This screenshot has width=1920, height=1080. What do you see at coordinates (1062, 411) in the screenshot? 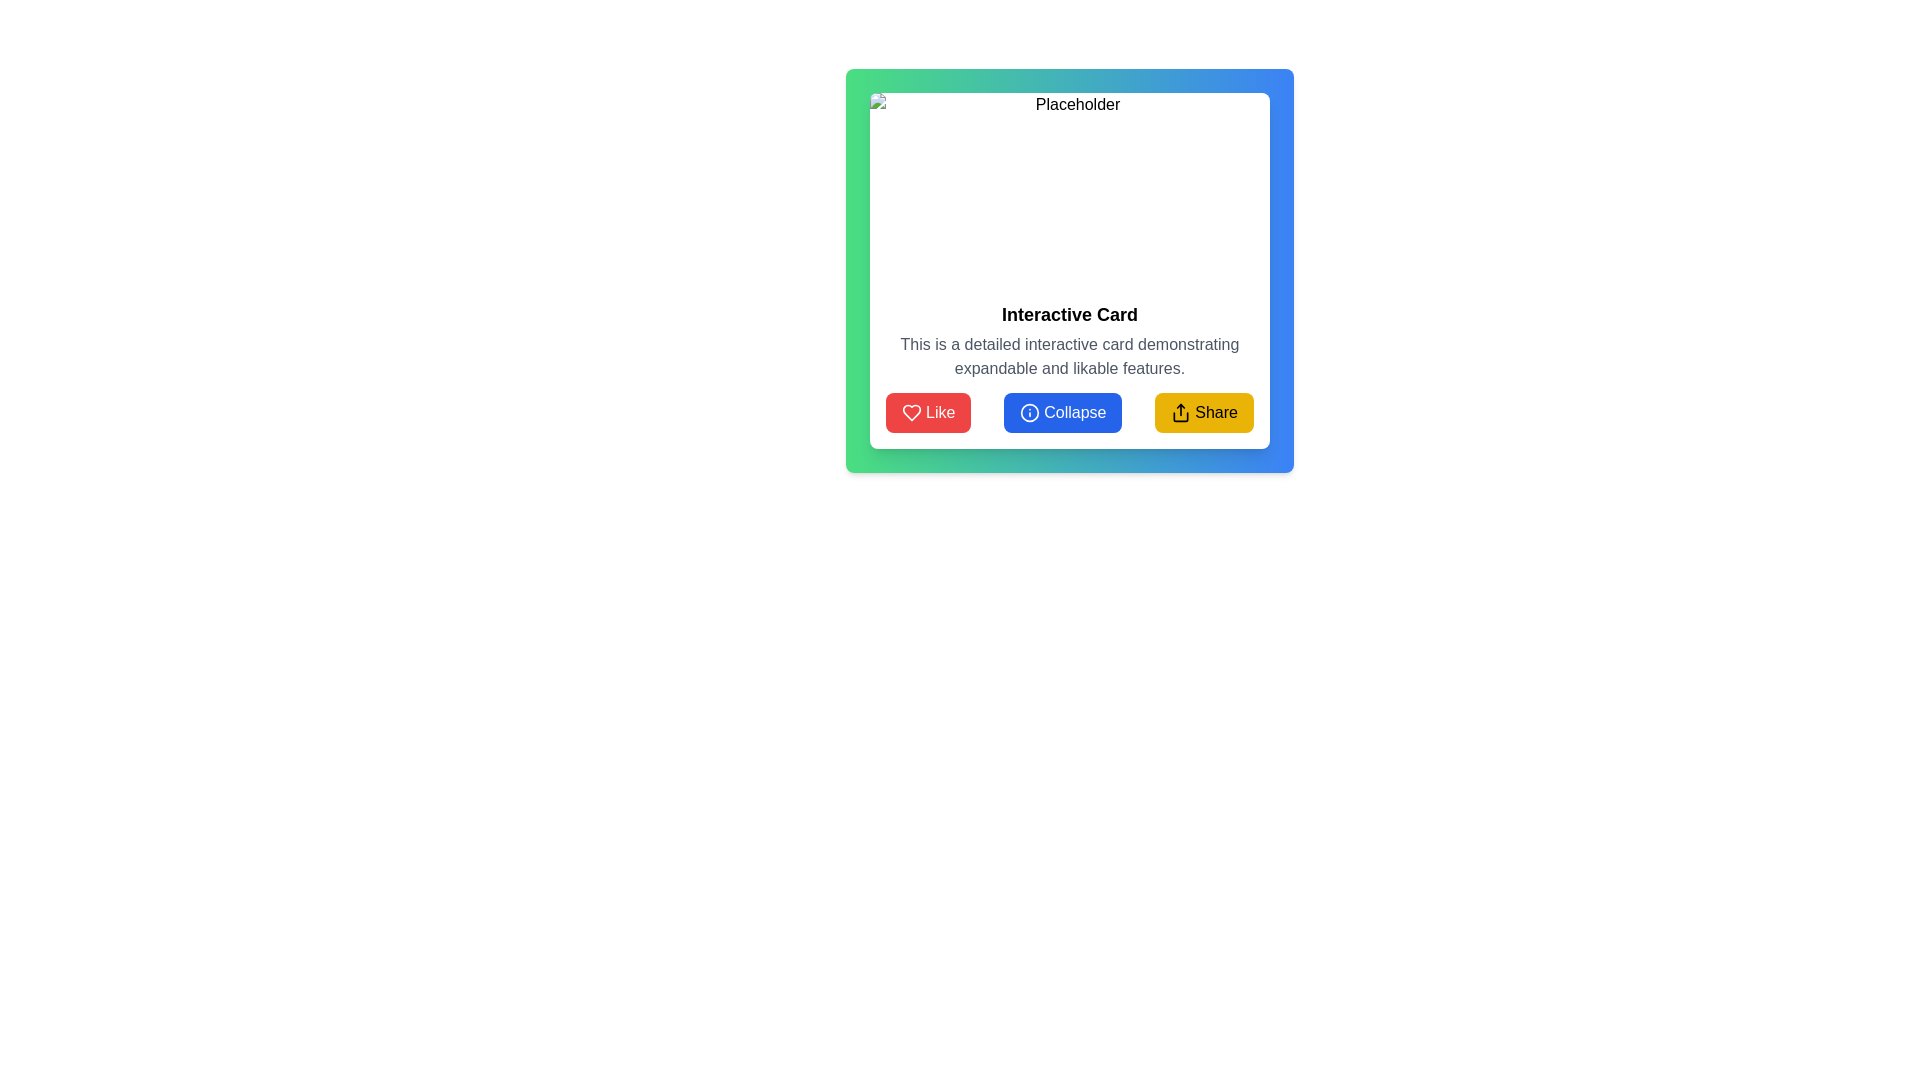
I see `the collapse/minimize button located between the red 'Like' button and the yellow 'Share' button` at bounding box center [1062, 411].